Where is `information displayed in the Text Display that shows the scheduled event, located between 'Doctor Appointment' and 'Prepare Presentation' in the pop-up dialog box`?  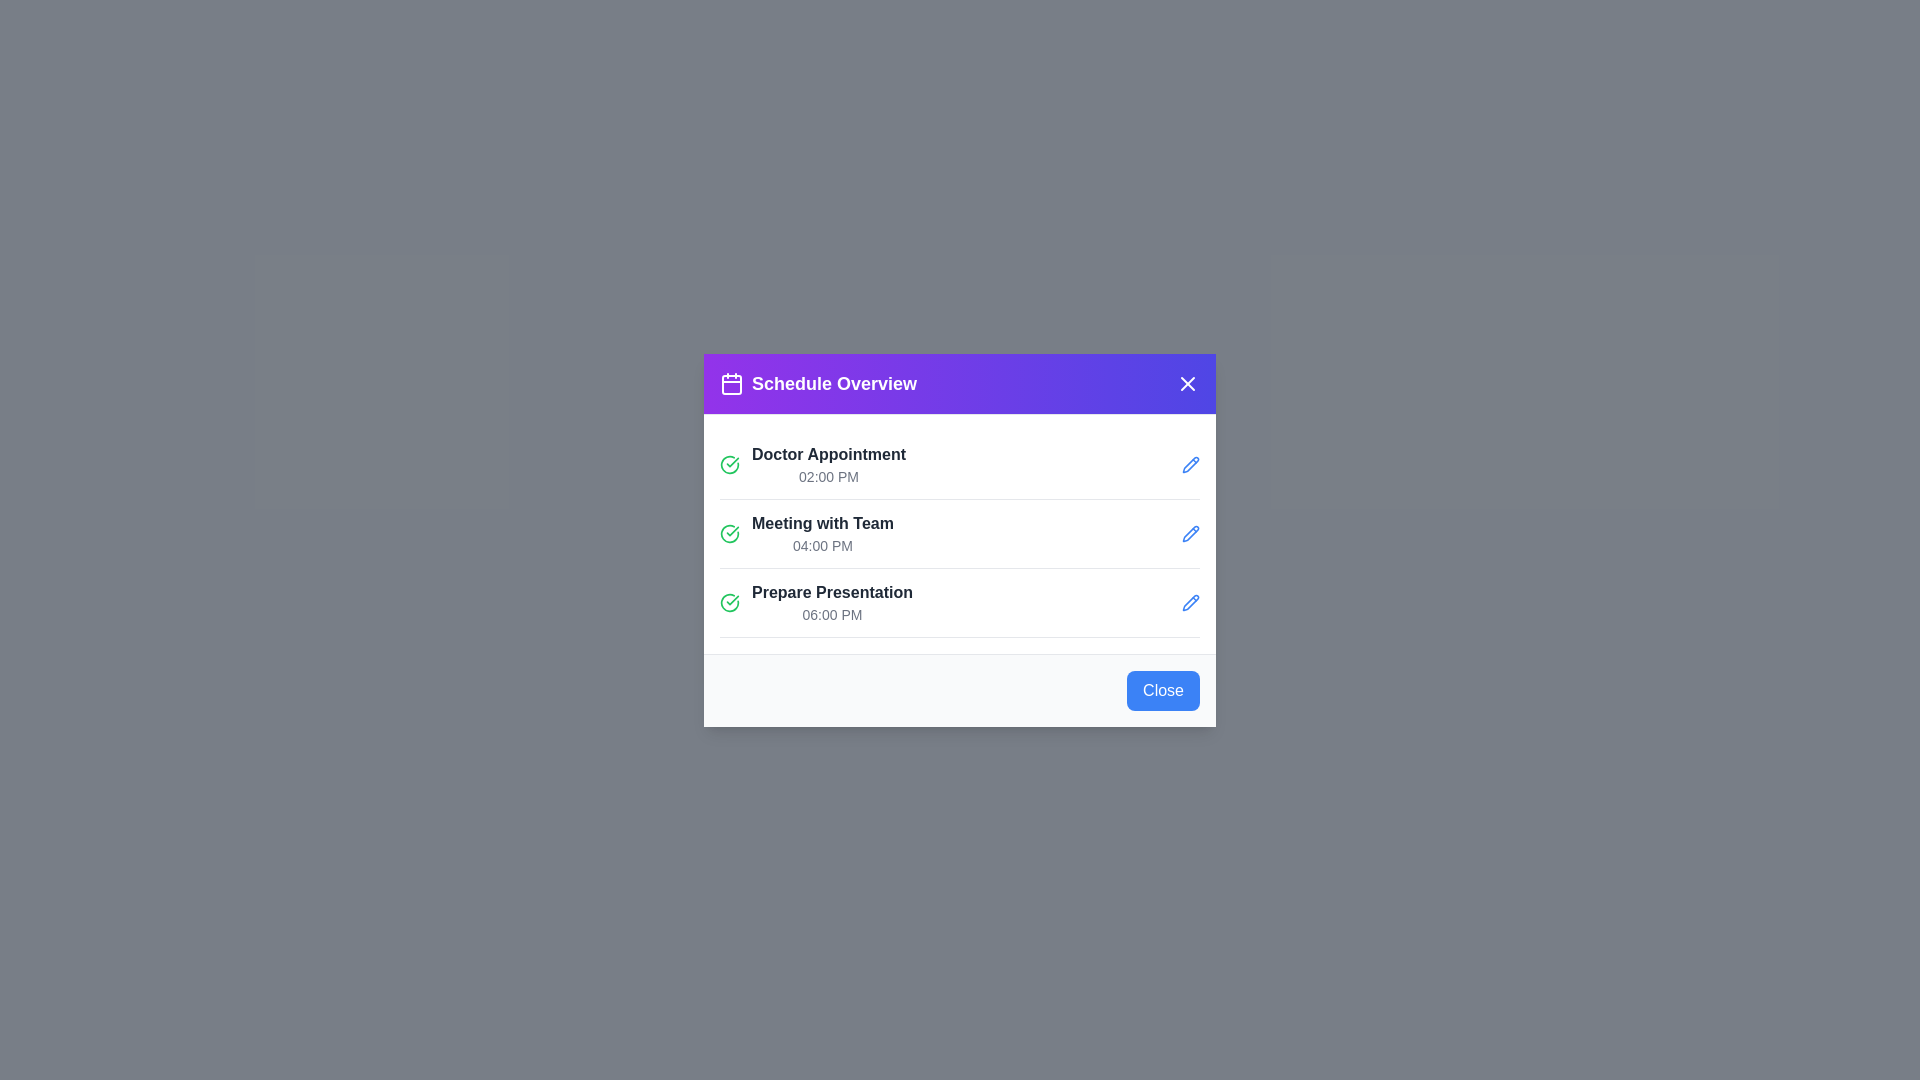 information displayed in the Text Display that shows the scheduled event, located between 'Doctor Appointment' and 'Prepare Presentation' in the pop-up dialog box is located at coordinates (822, 532).